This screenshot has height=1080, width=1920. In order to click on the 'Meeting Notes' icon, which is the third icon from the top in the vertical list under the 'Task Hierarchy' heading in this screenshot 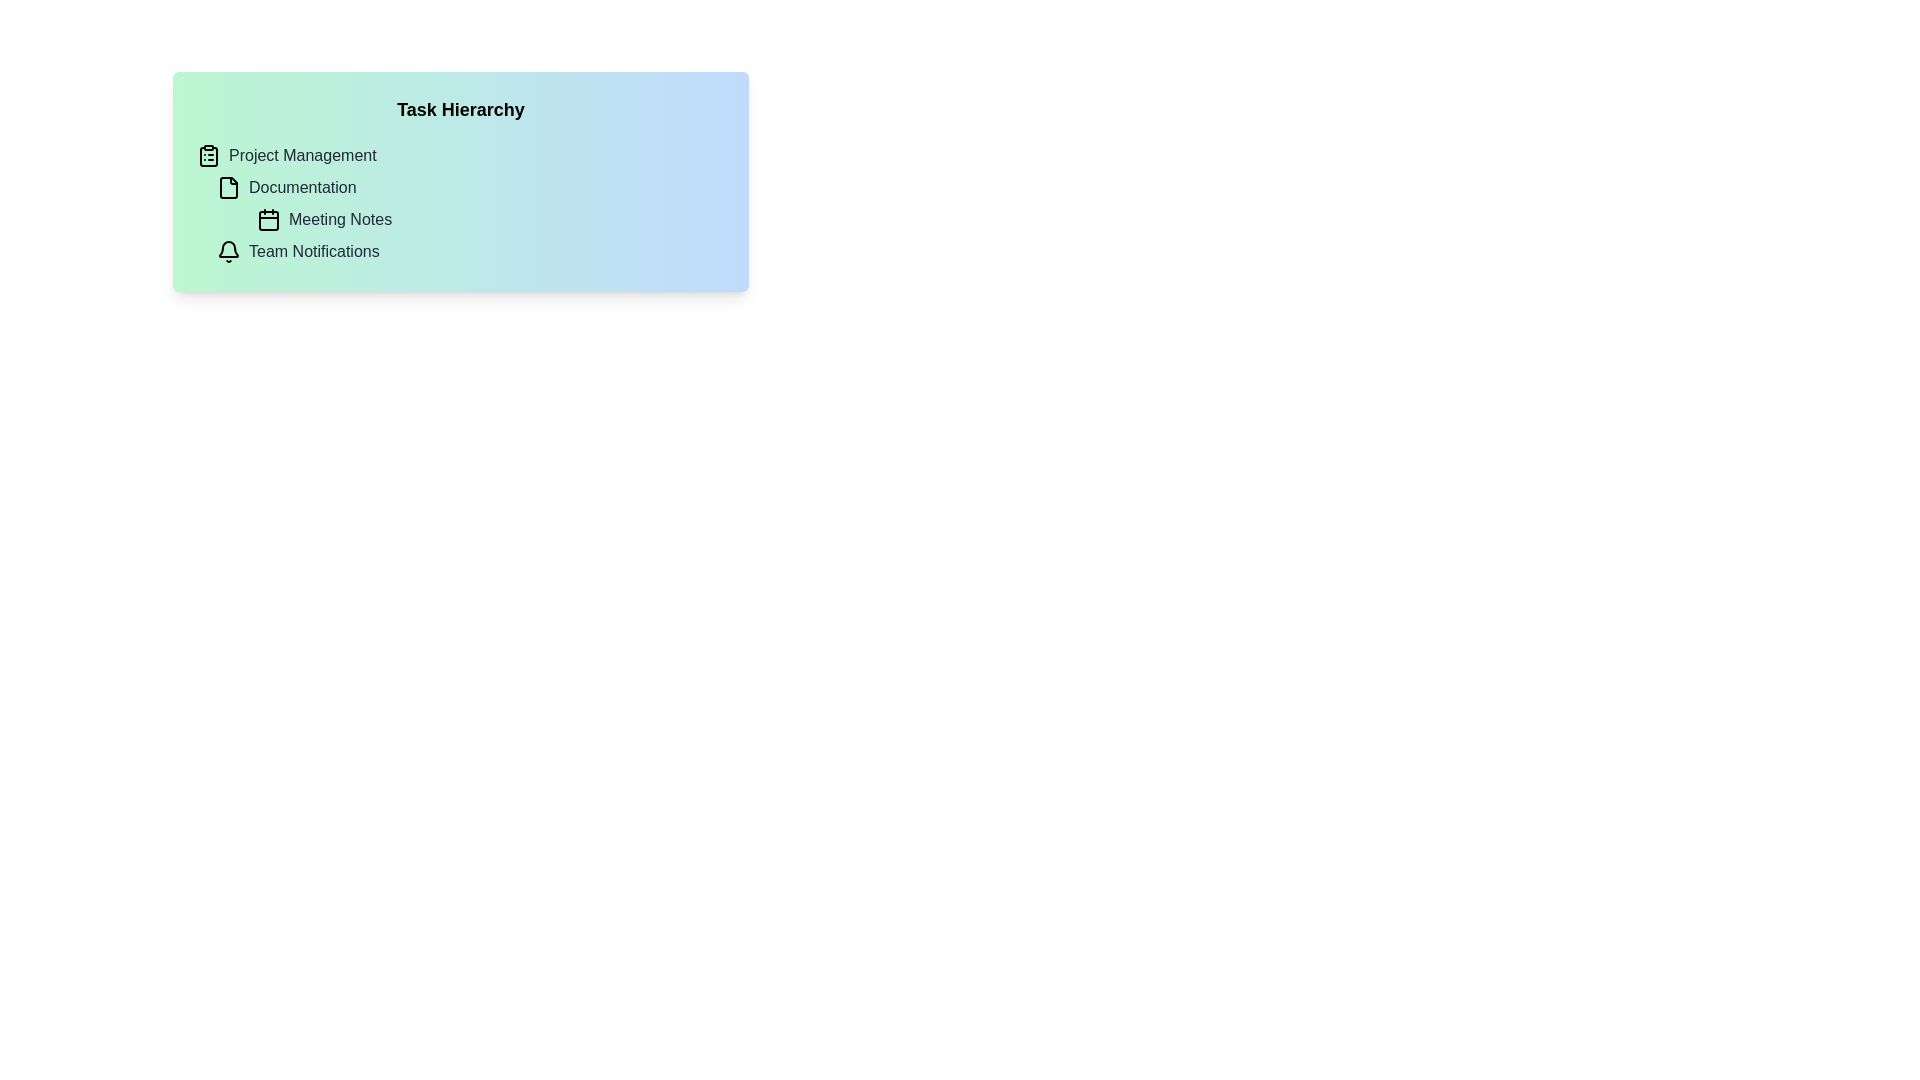, I will do `click(267, 219)`.